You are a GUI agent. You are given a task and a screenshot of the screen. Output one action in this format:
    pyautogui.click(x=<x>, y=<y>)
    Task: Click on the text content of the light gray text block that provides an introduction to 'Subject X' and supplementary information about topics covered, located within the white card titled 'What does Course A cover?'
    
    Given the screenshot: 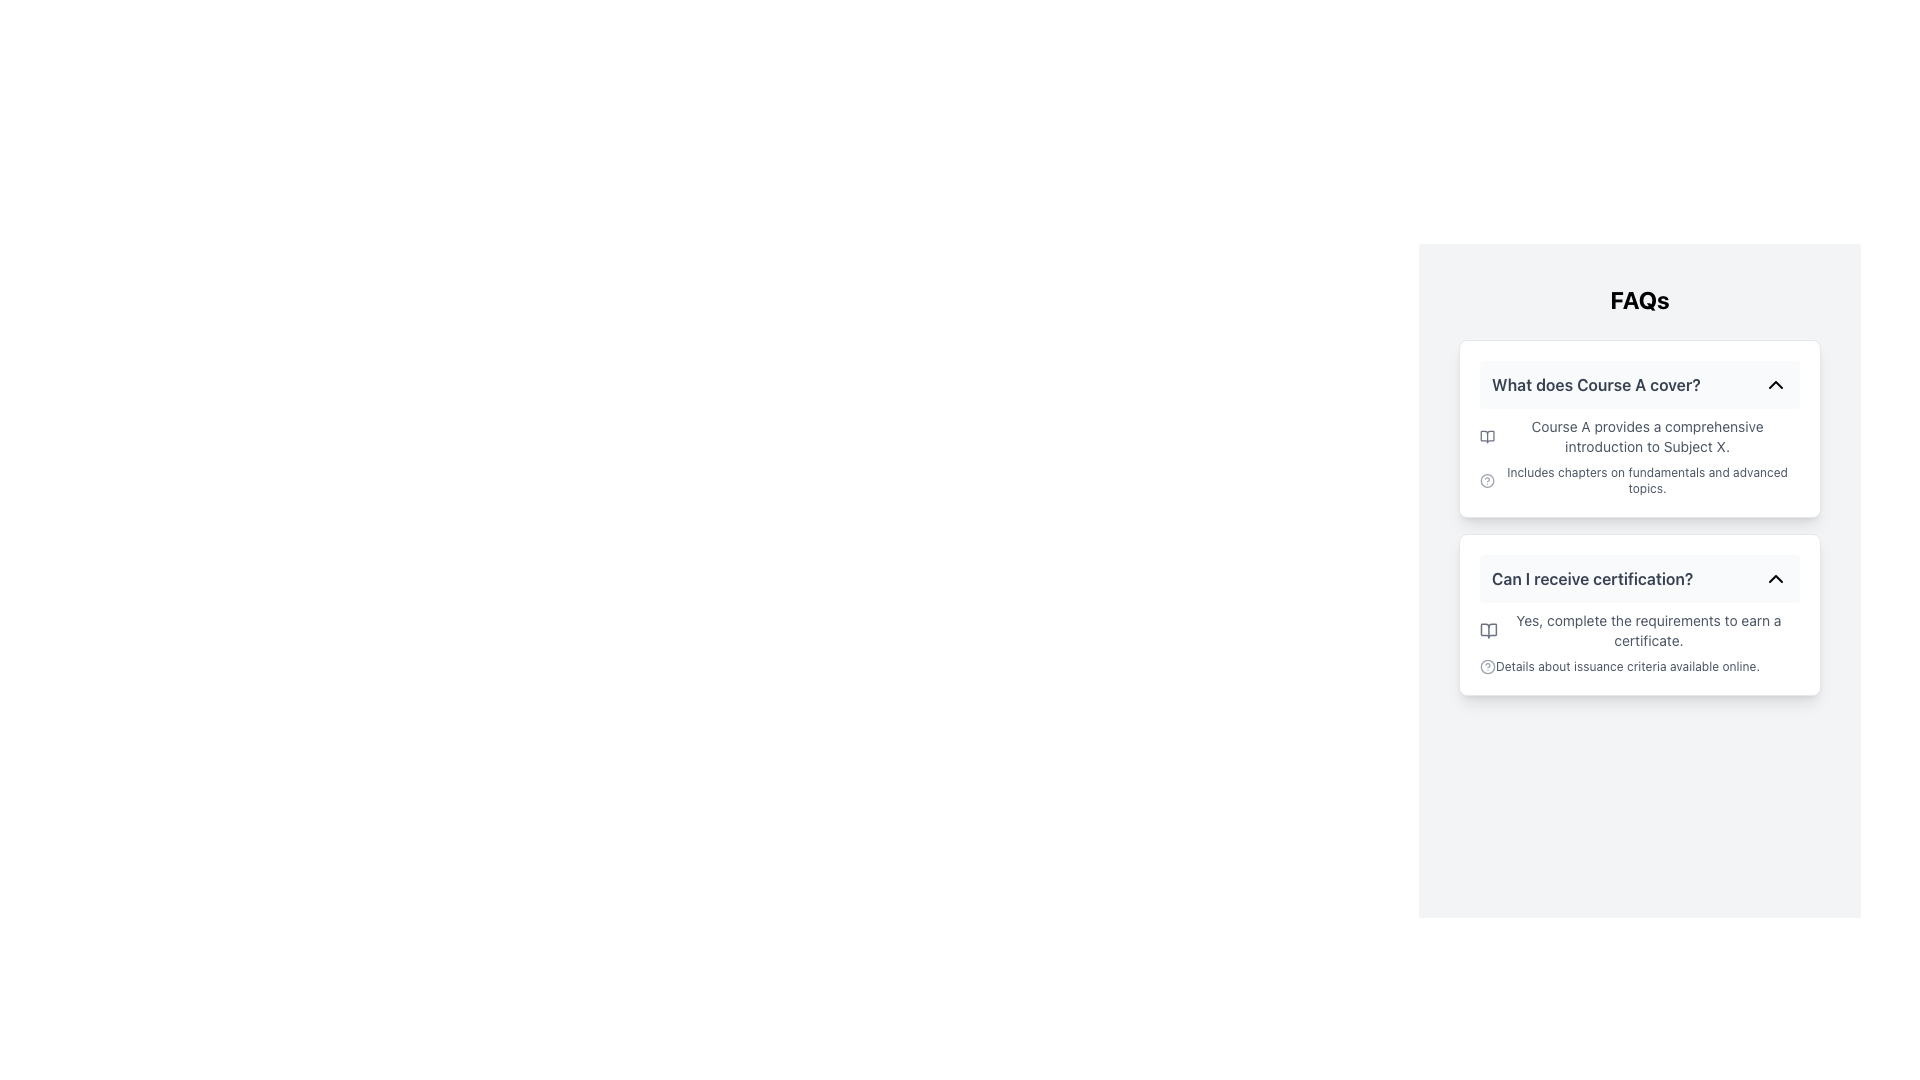 What is the action you would take?
    pyautogui.click(x=1640, y=456)
    